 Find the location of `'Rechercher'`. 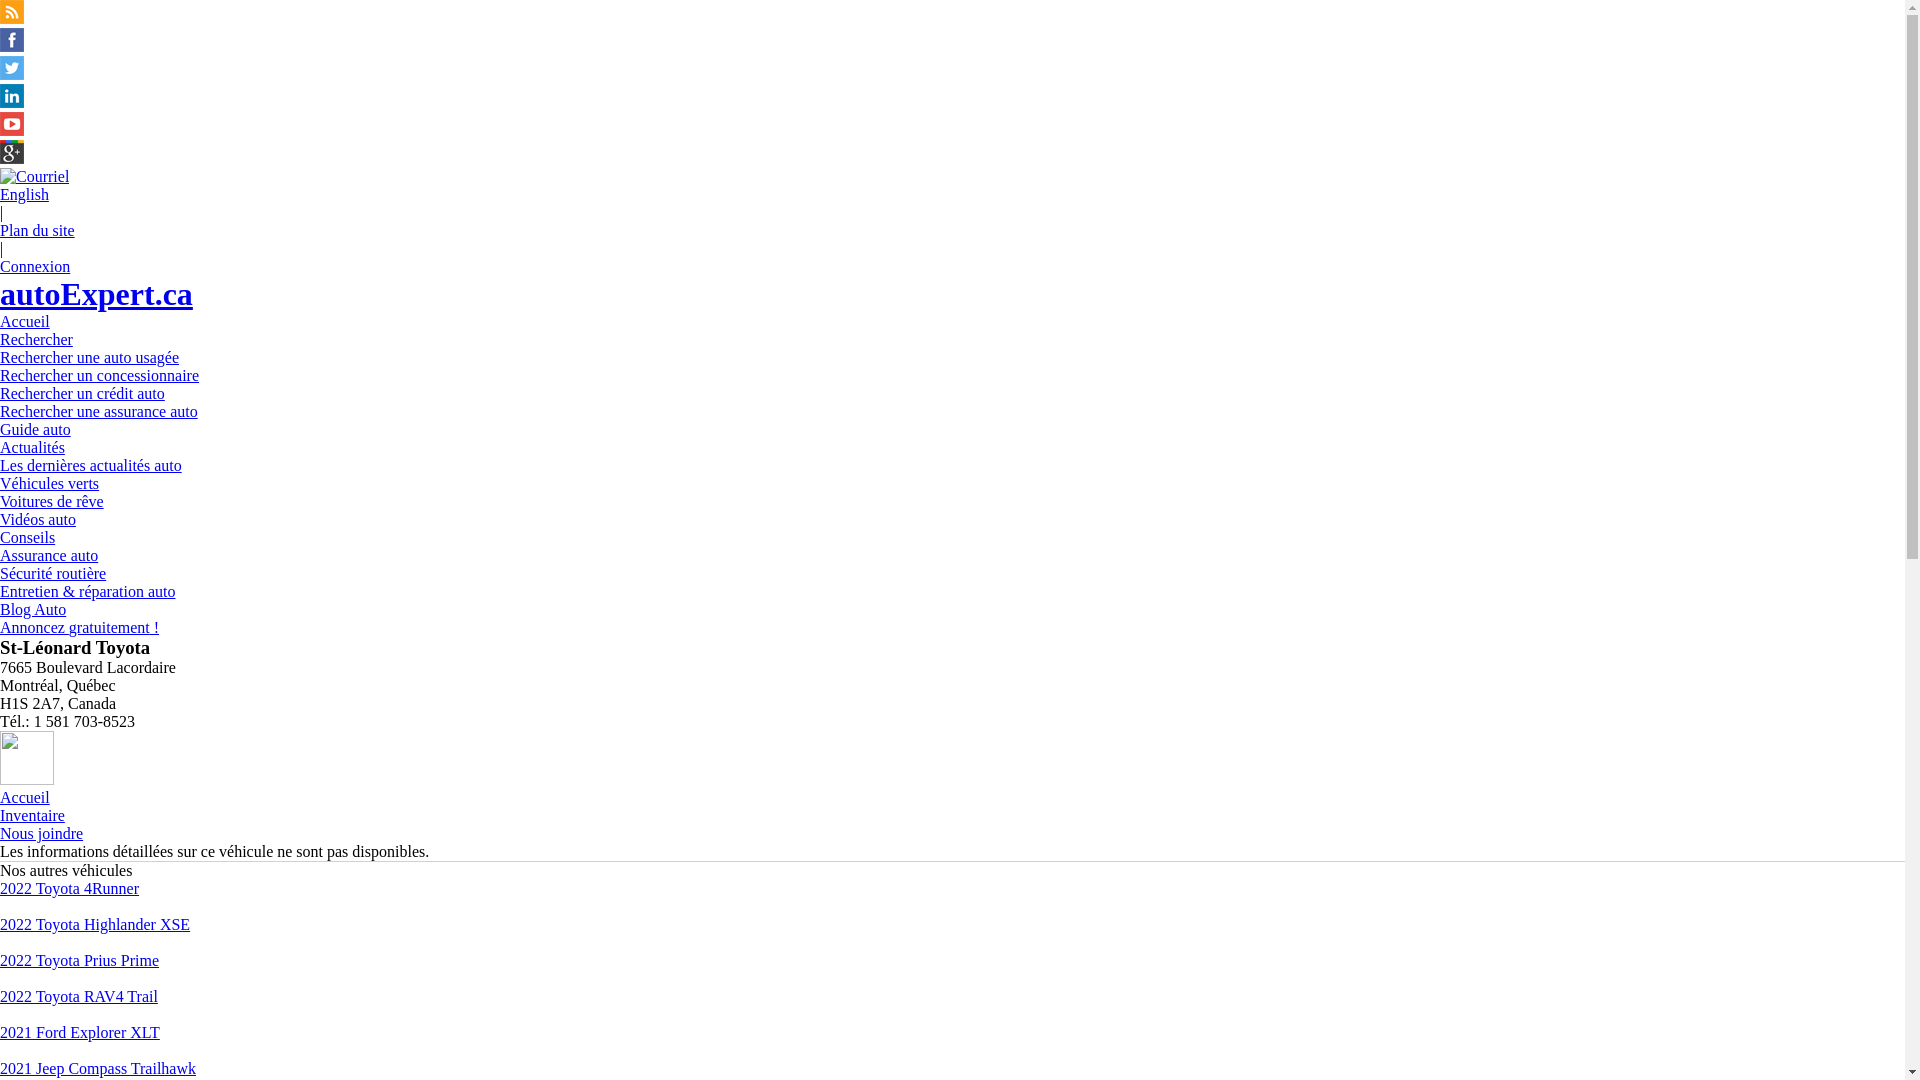

'Rechercher' is located at coordinates (36, 338).